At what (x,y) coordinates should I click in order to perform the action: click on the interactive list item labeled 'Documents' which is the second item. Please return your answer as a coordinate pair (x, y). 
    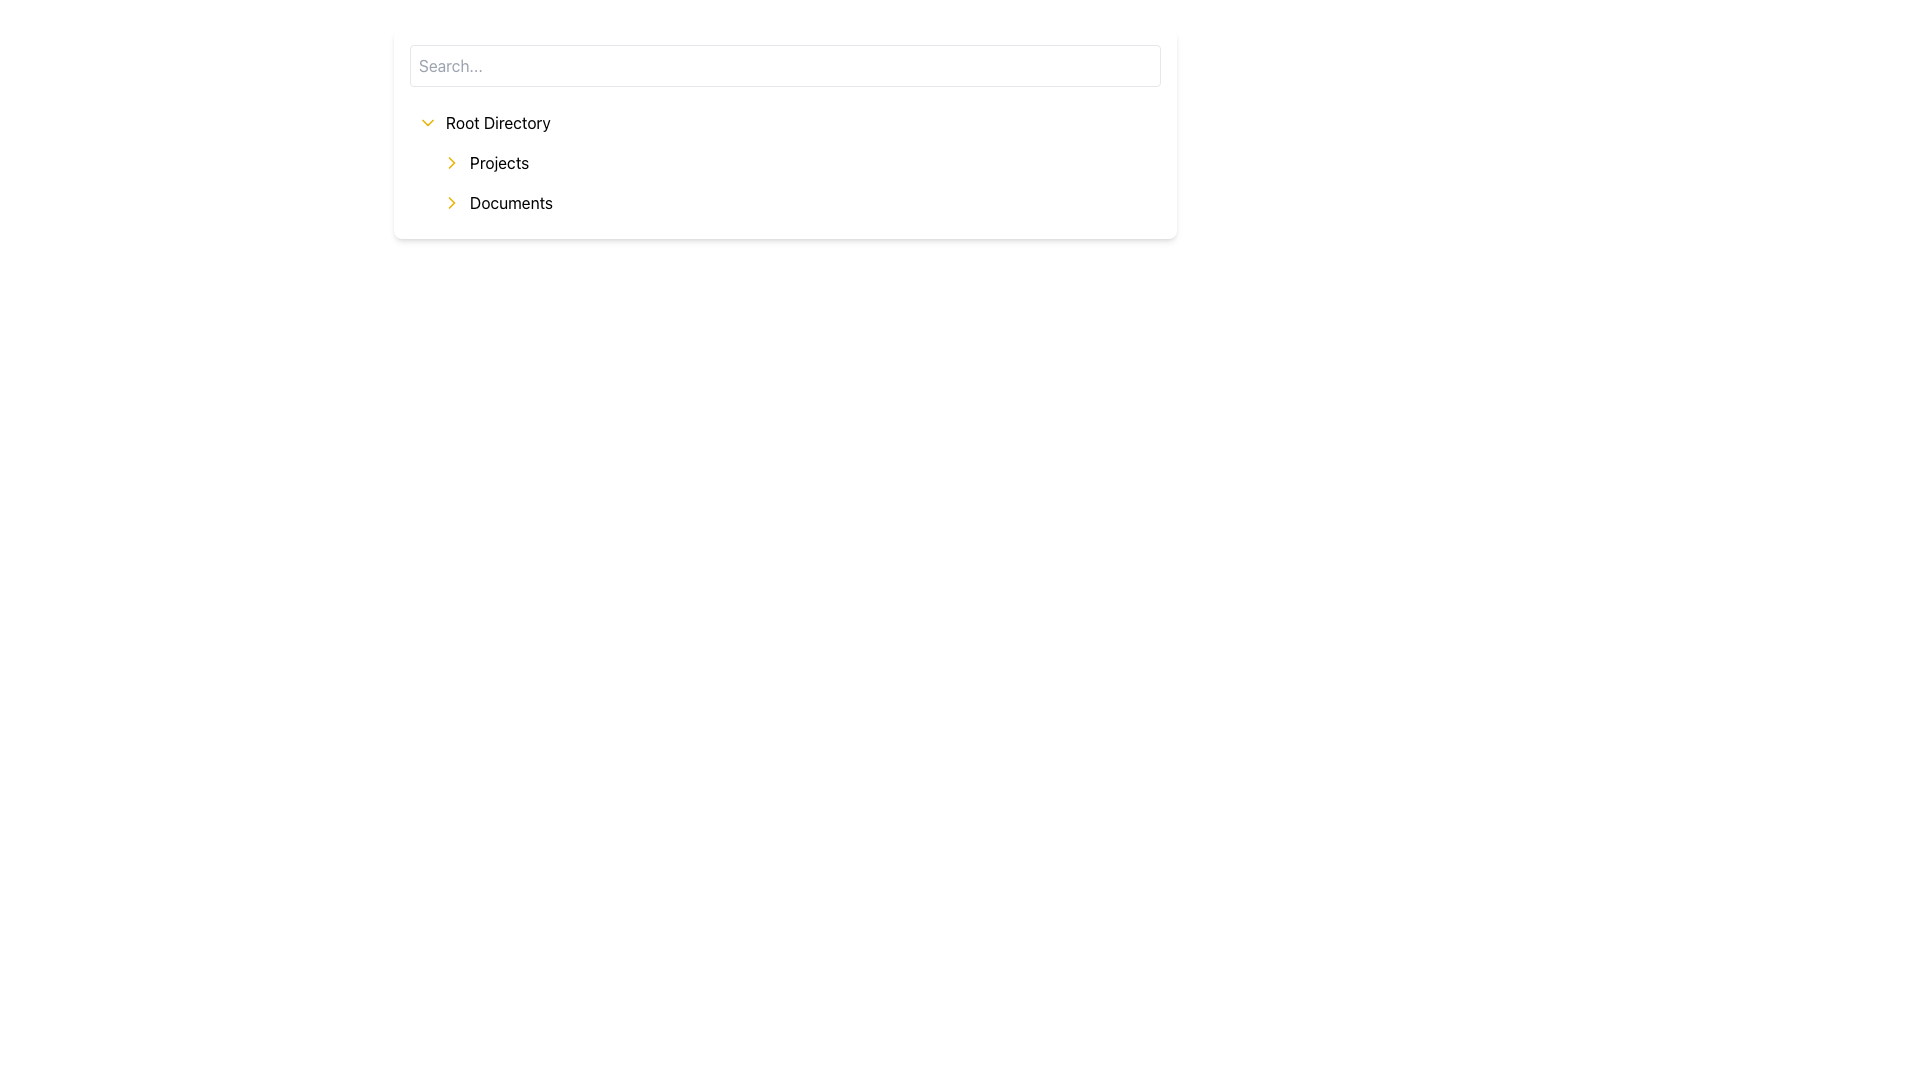
    Looking at the image, I should click on (784, 203).